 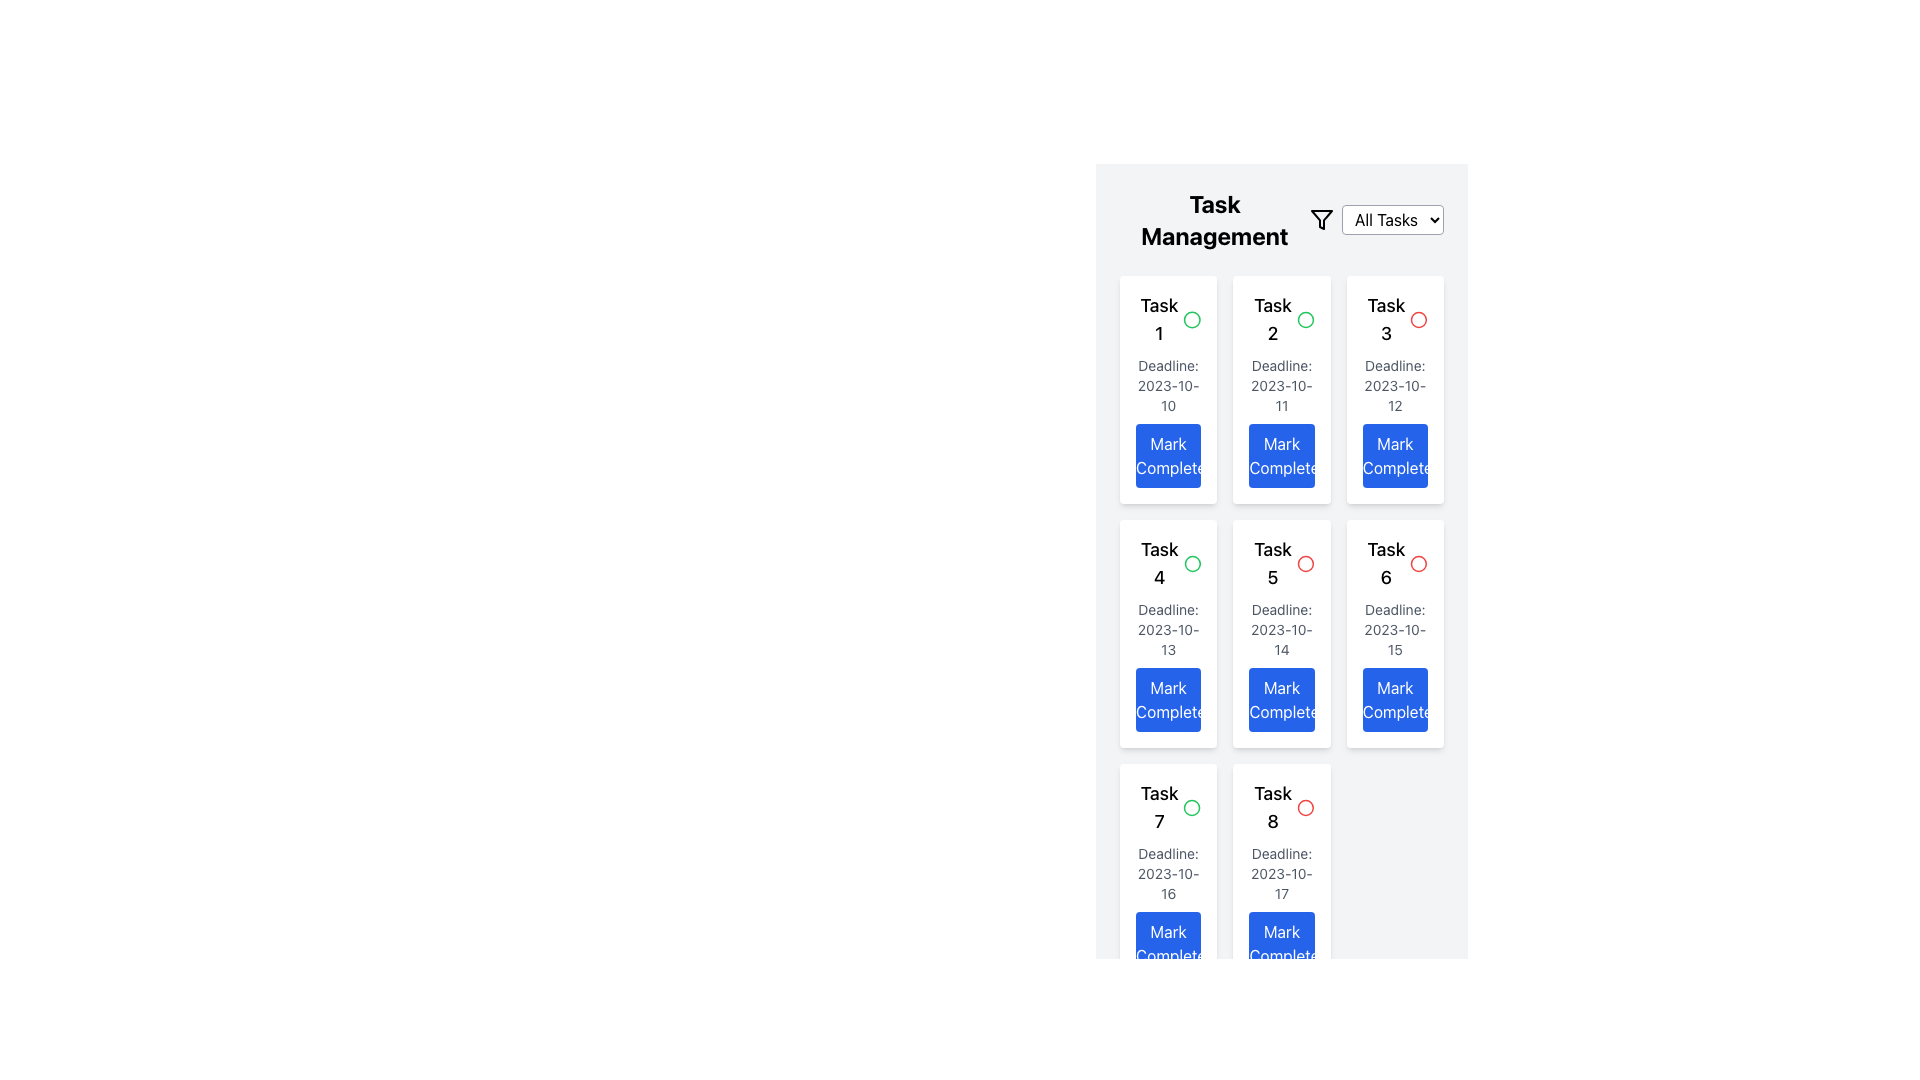 I want to click on the button to mark 'Task 2' as completed located in the bottom section of the 'Task 2' card, which is the third card in the first row of the grid under 'Task Management', so click(x=1281, y=455).